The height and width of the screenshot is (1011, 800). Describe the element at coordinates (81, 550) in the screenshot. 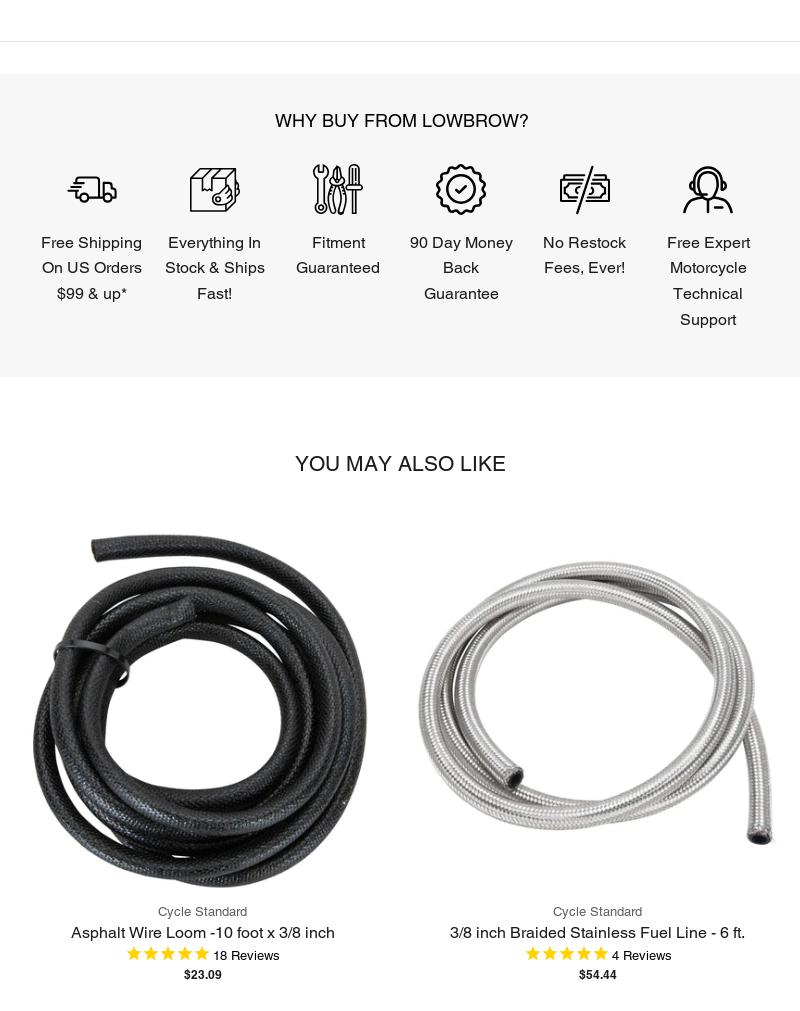

I see `'Lowbrow Customs'` at that location.